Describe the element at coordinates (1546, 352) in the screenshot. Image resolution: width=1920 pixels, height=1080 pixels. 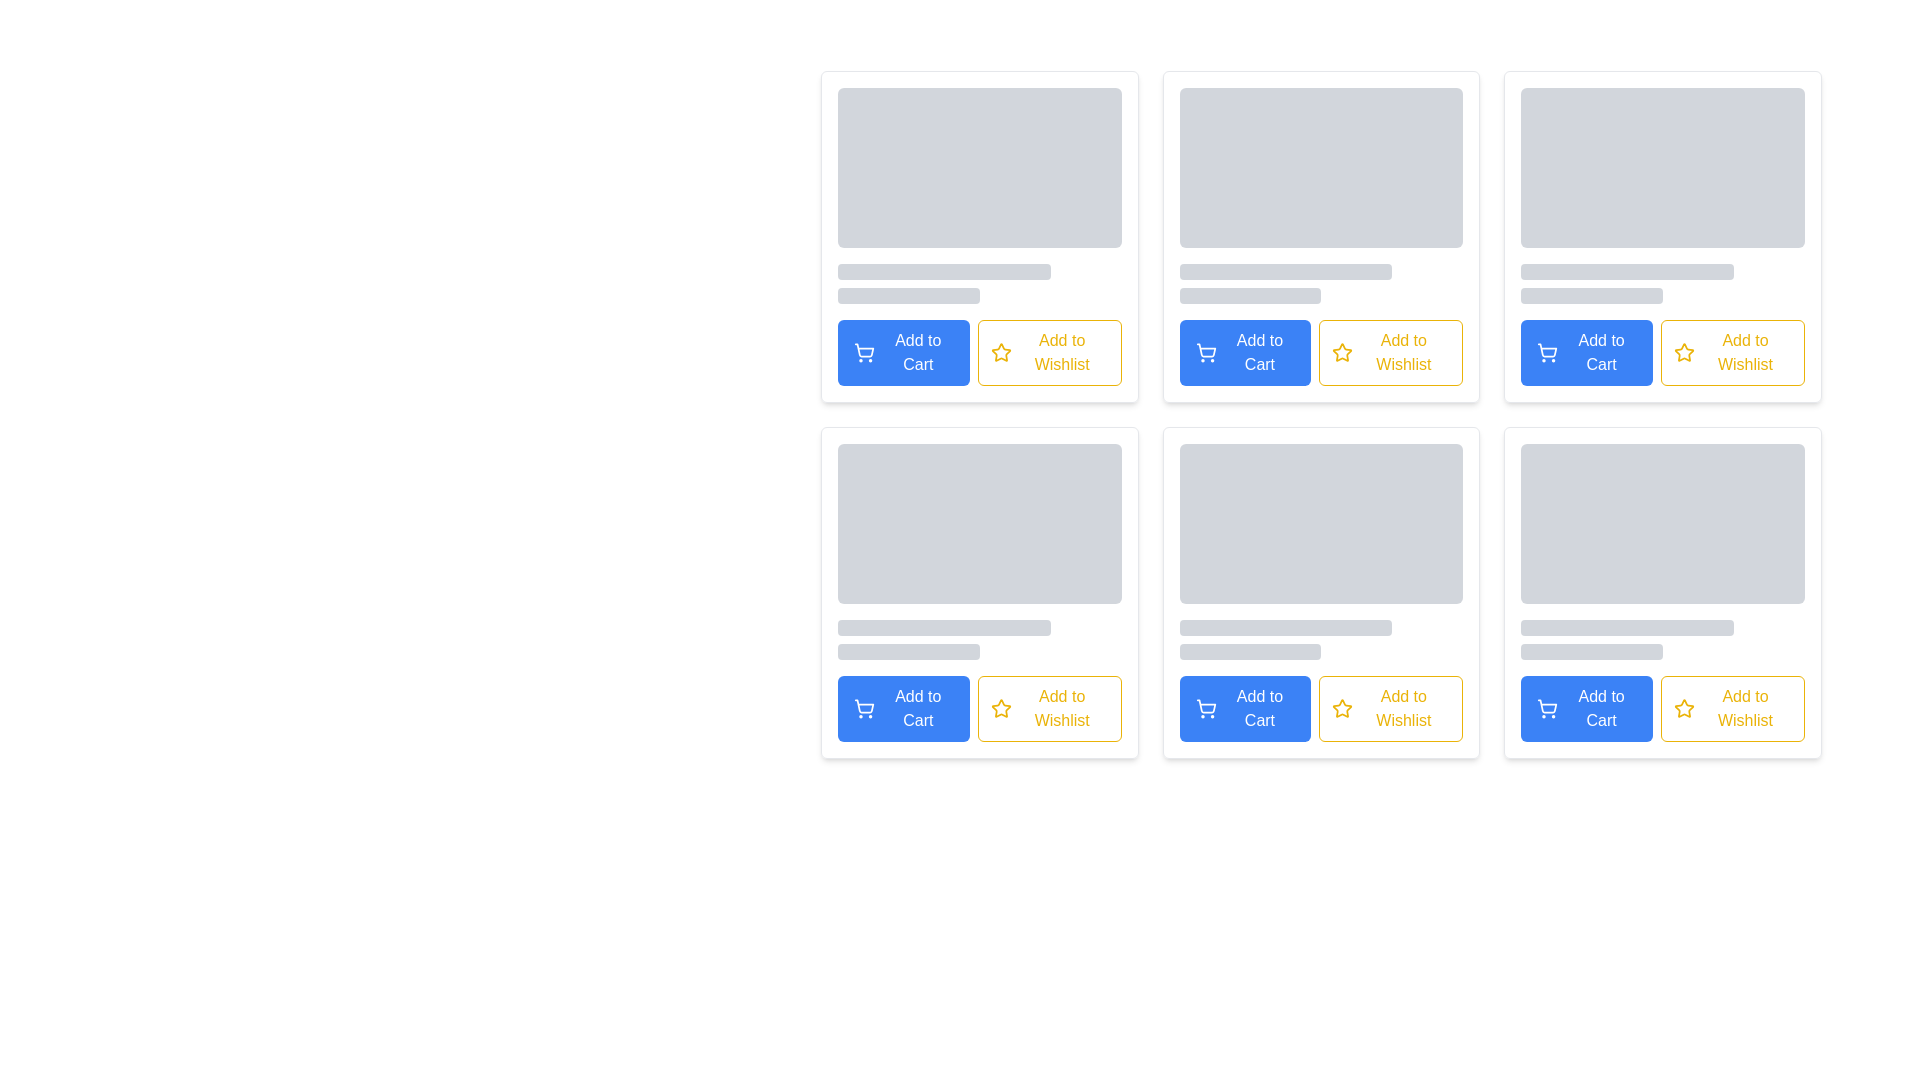
I see `the 'Add to Cart' icon located on the left side of the button in the second product card of the first row to initiate the add to cart action` at that location.